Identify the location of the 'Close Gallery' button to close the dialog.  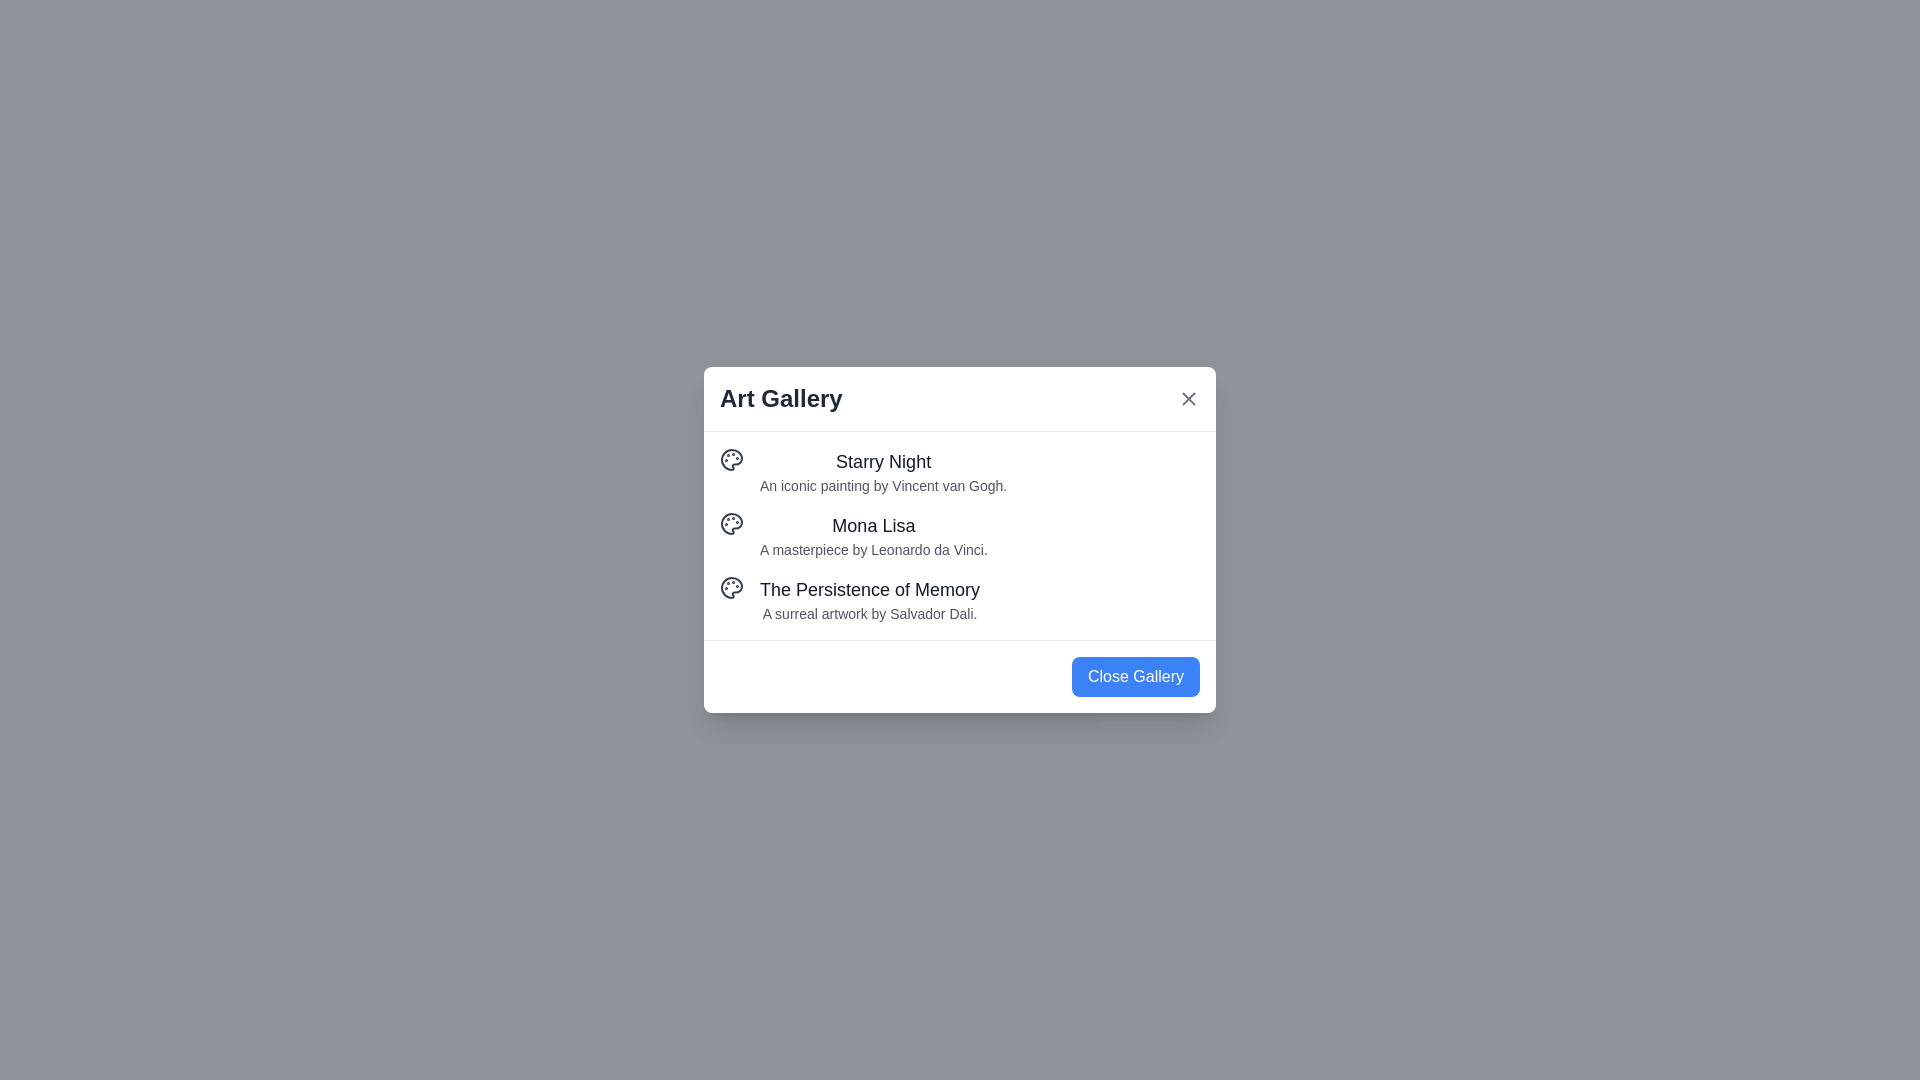
(1136, 676).